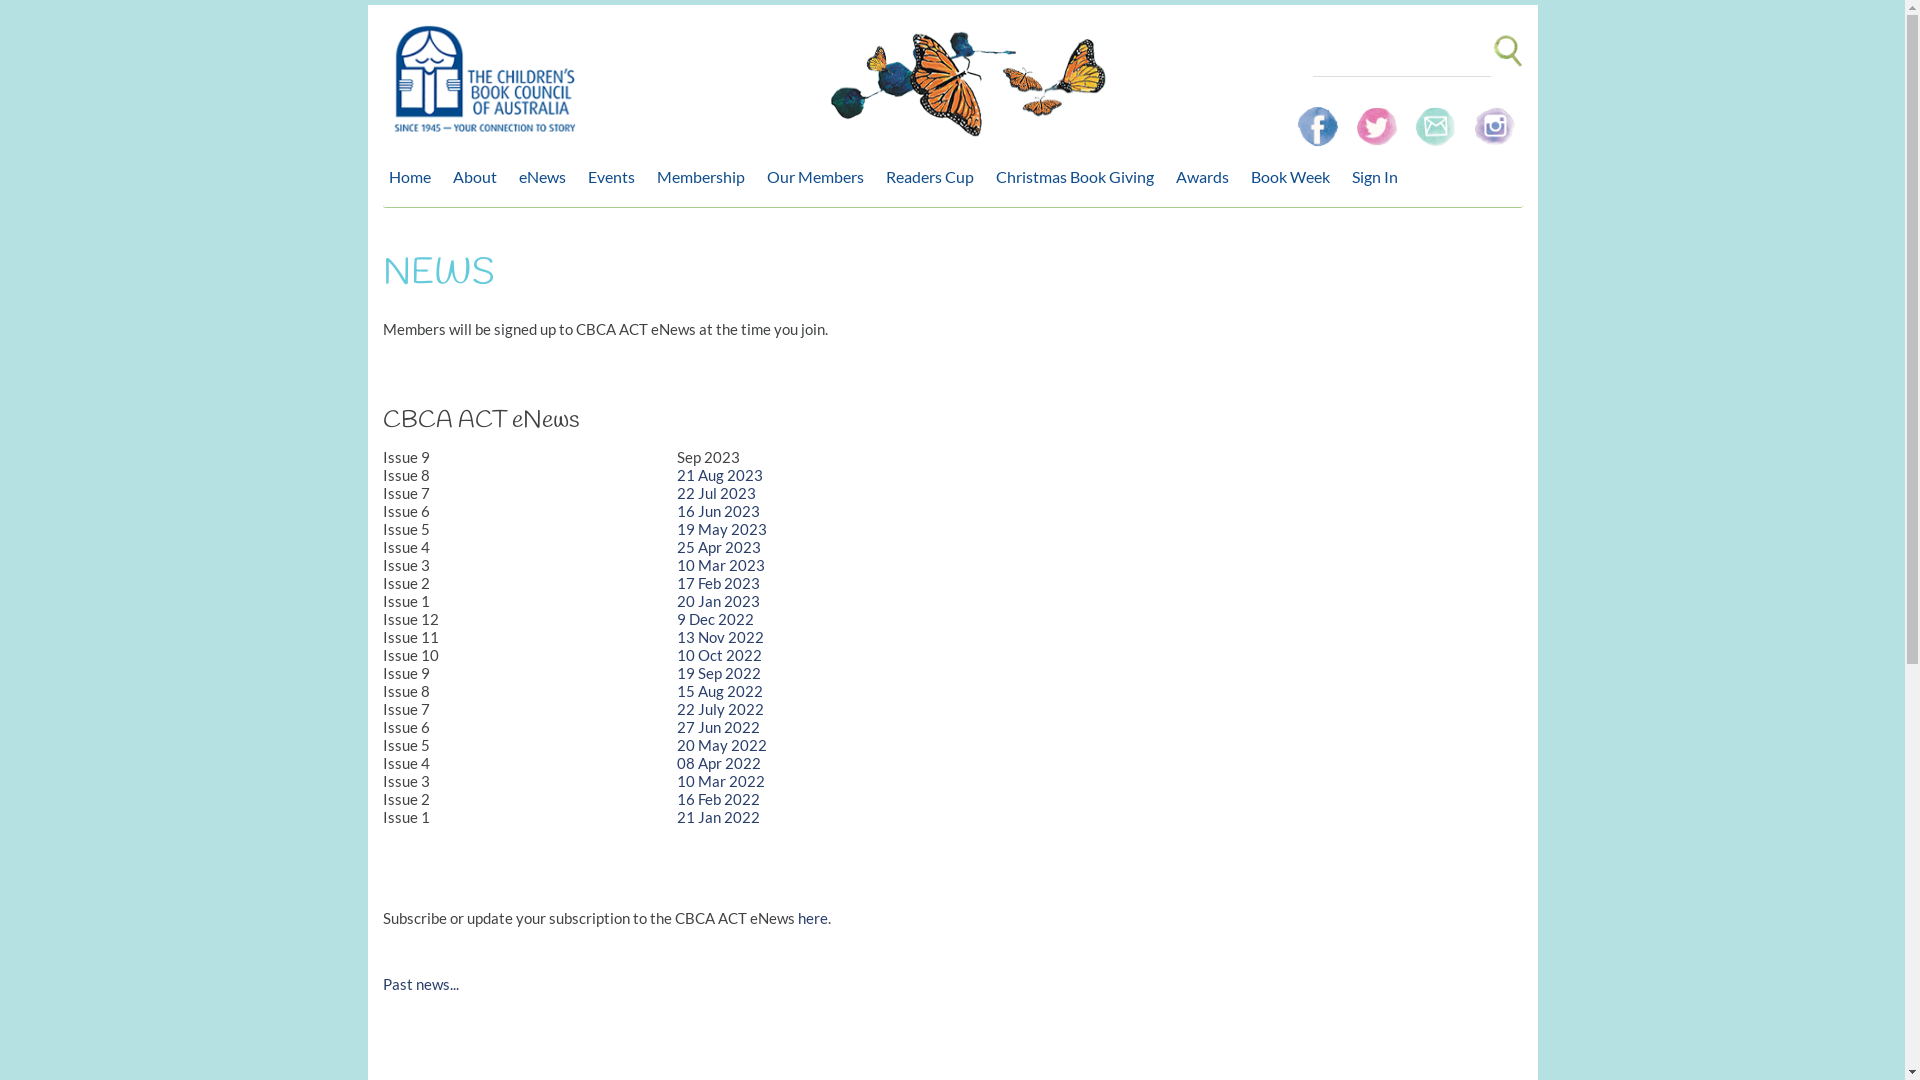 This screenshot has width=1920, height=1080. What do you see at coordinates (819, 176) in the screenshot?
I see `'Our Members'` at bounding box center [819, 176].